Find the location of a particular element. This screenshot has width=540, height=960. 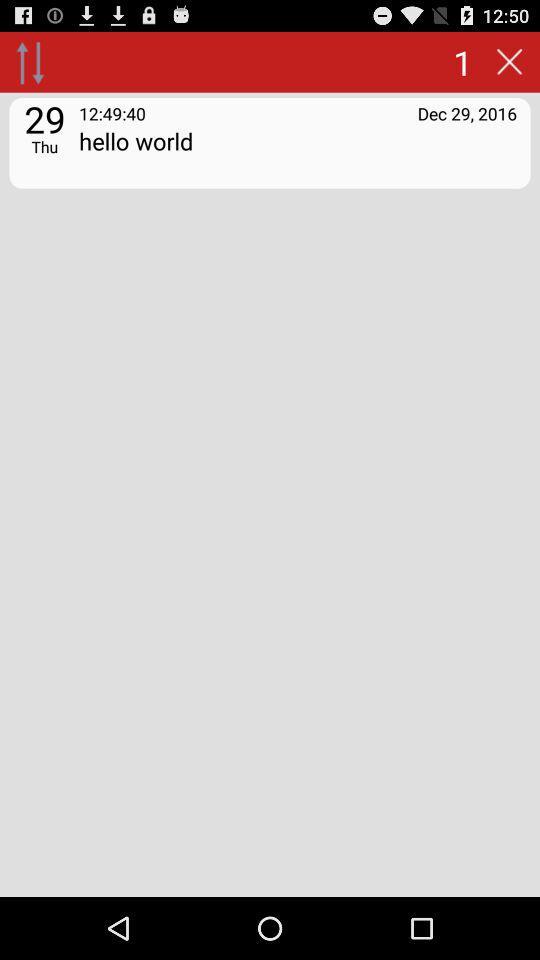

the app next to the 12:49:40 icon is located at coordinates (467, 113).